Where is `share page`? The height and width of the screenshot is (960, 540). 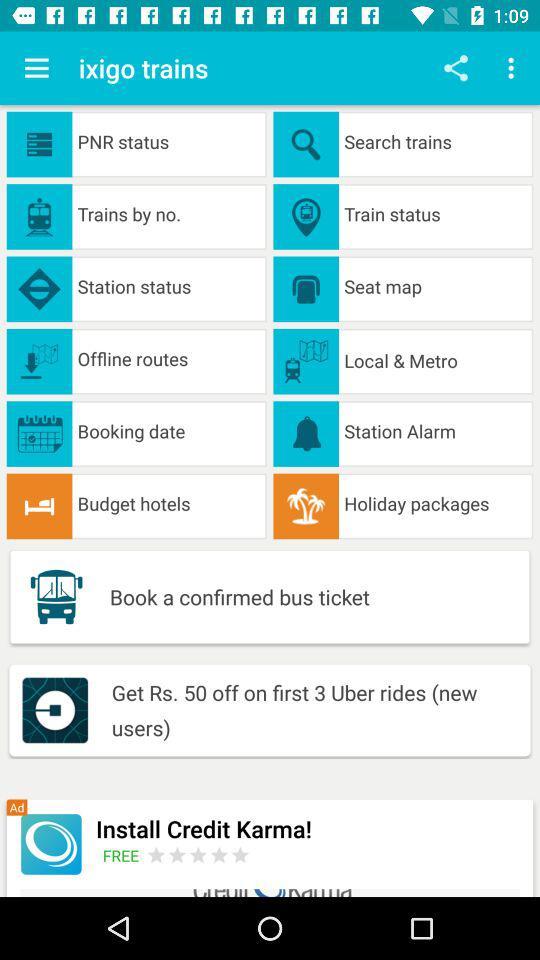
share page is located at coordinates (455, 68).